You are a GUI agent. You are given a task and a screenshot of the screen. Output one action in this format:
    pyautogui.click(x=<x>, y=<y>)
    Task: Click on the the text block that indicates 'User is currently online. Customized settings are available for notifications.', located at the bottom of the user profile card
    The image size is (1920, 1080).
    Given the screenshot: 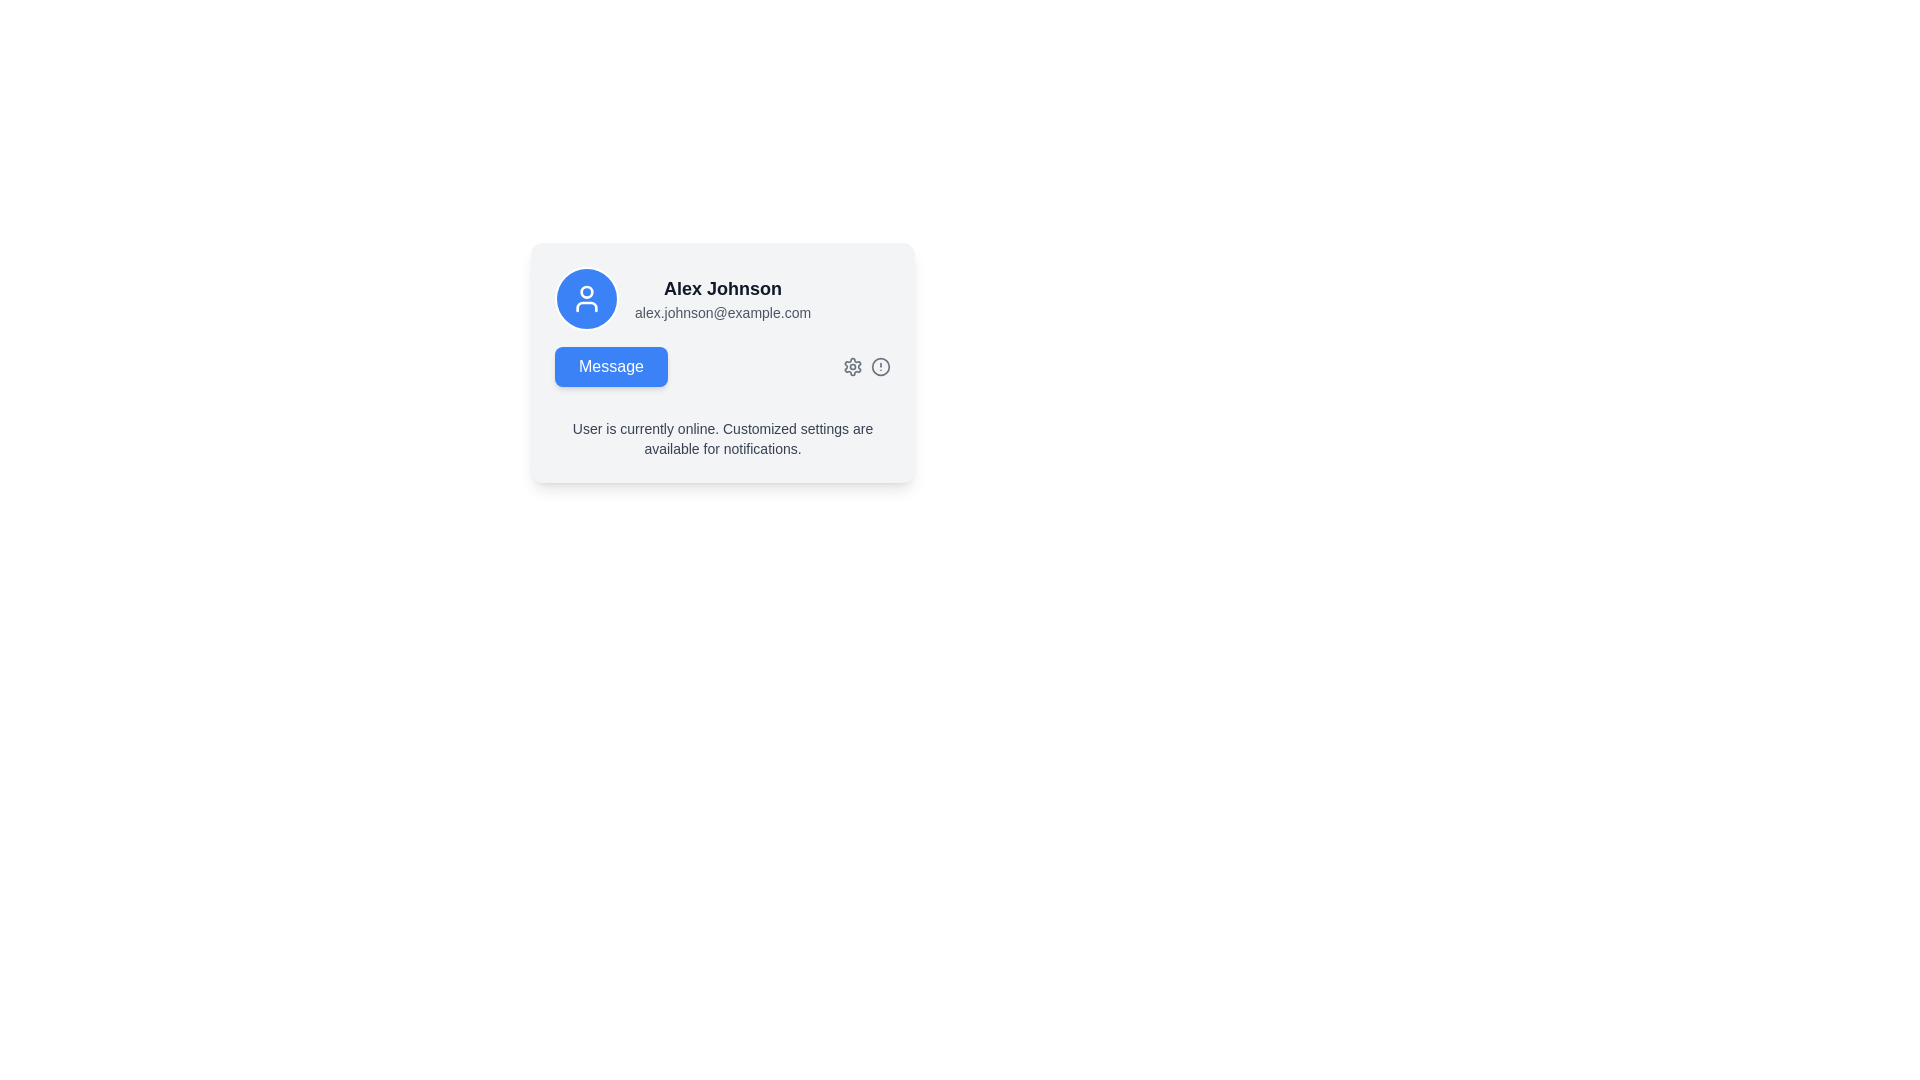 What is the action you would take?
    pyautogui.click(x=722, y=438)
    